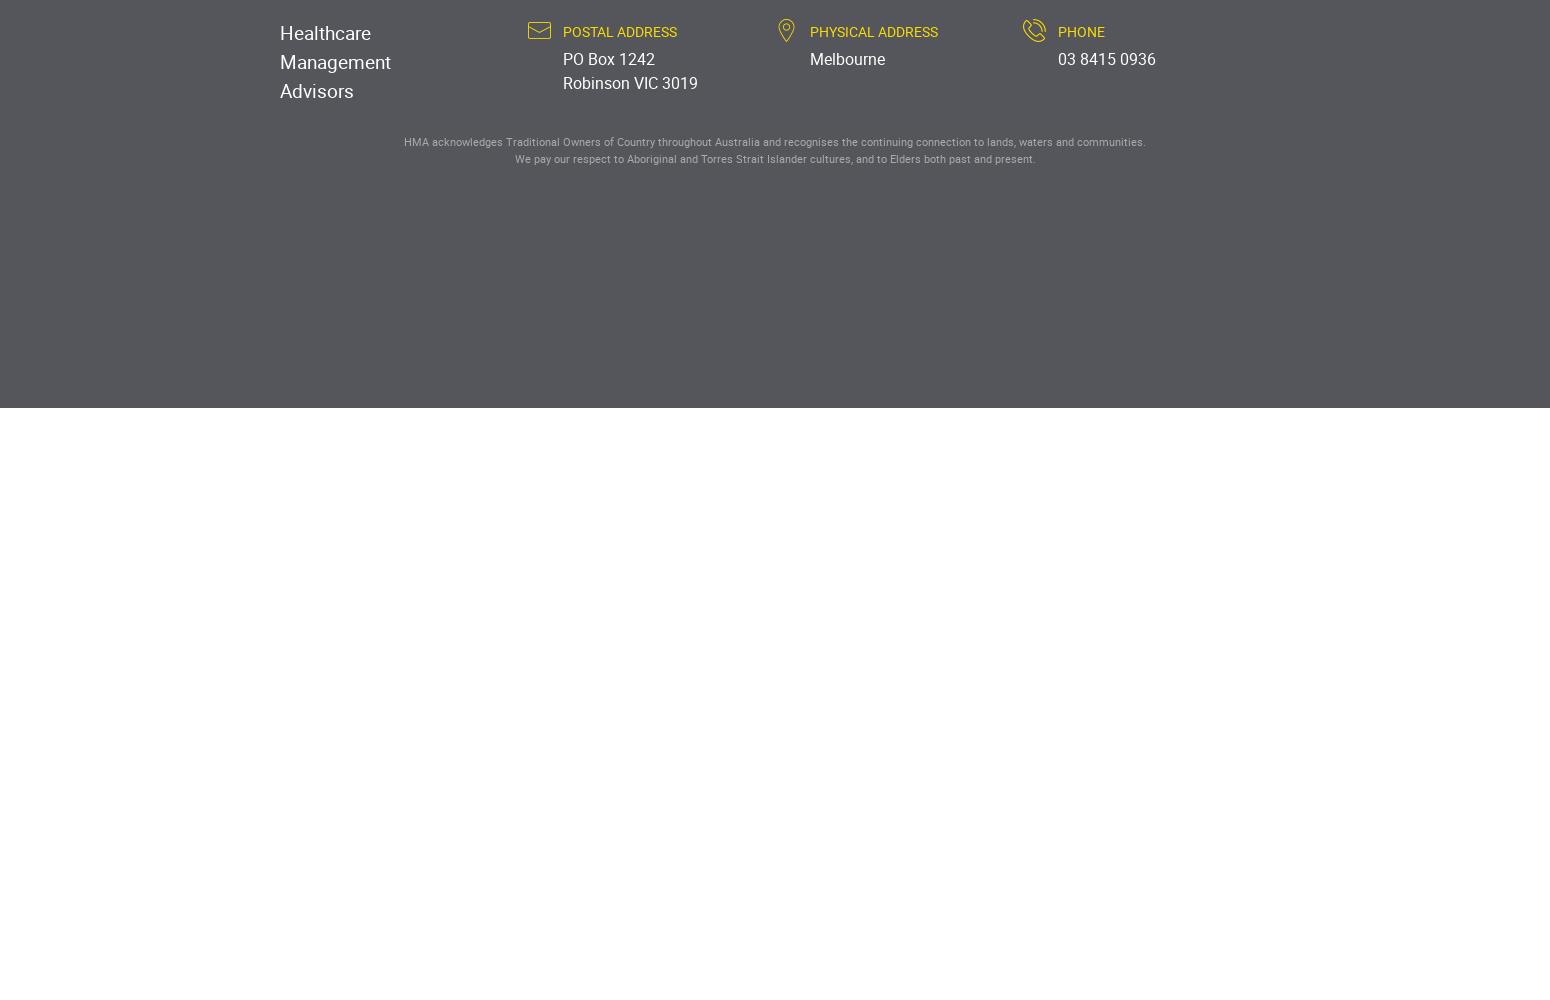 The image size is (1550, 1000). I want to click on 'Physical Address', so click(809, 30).